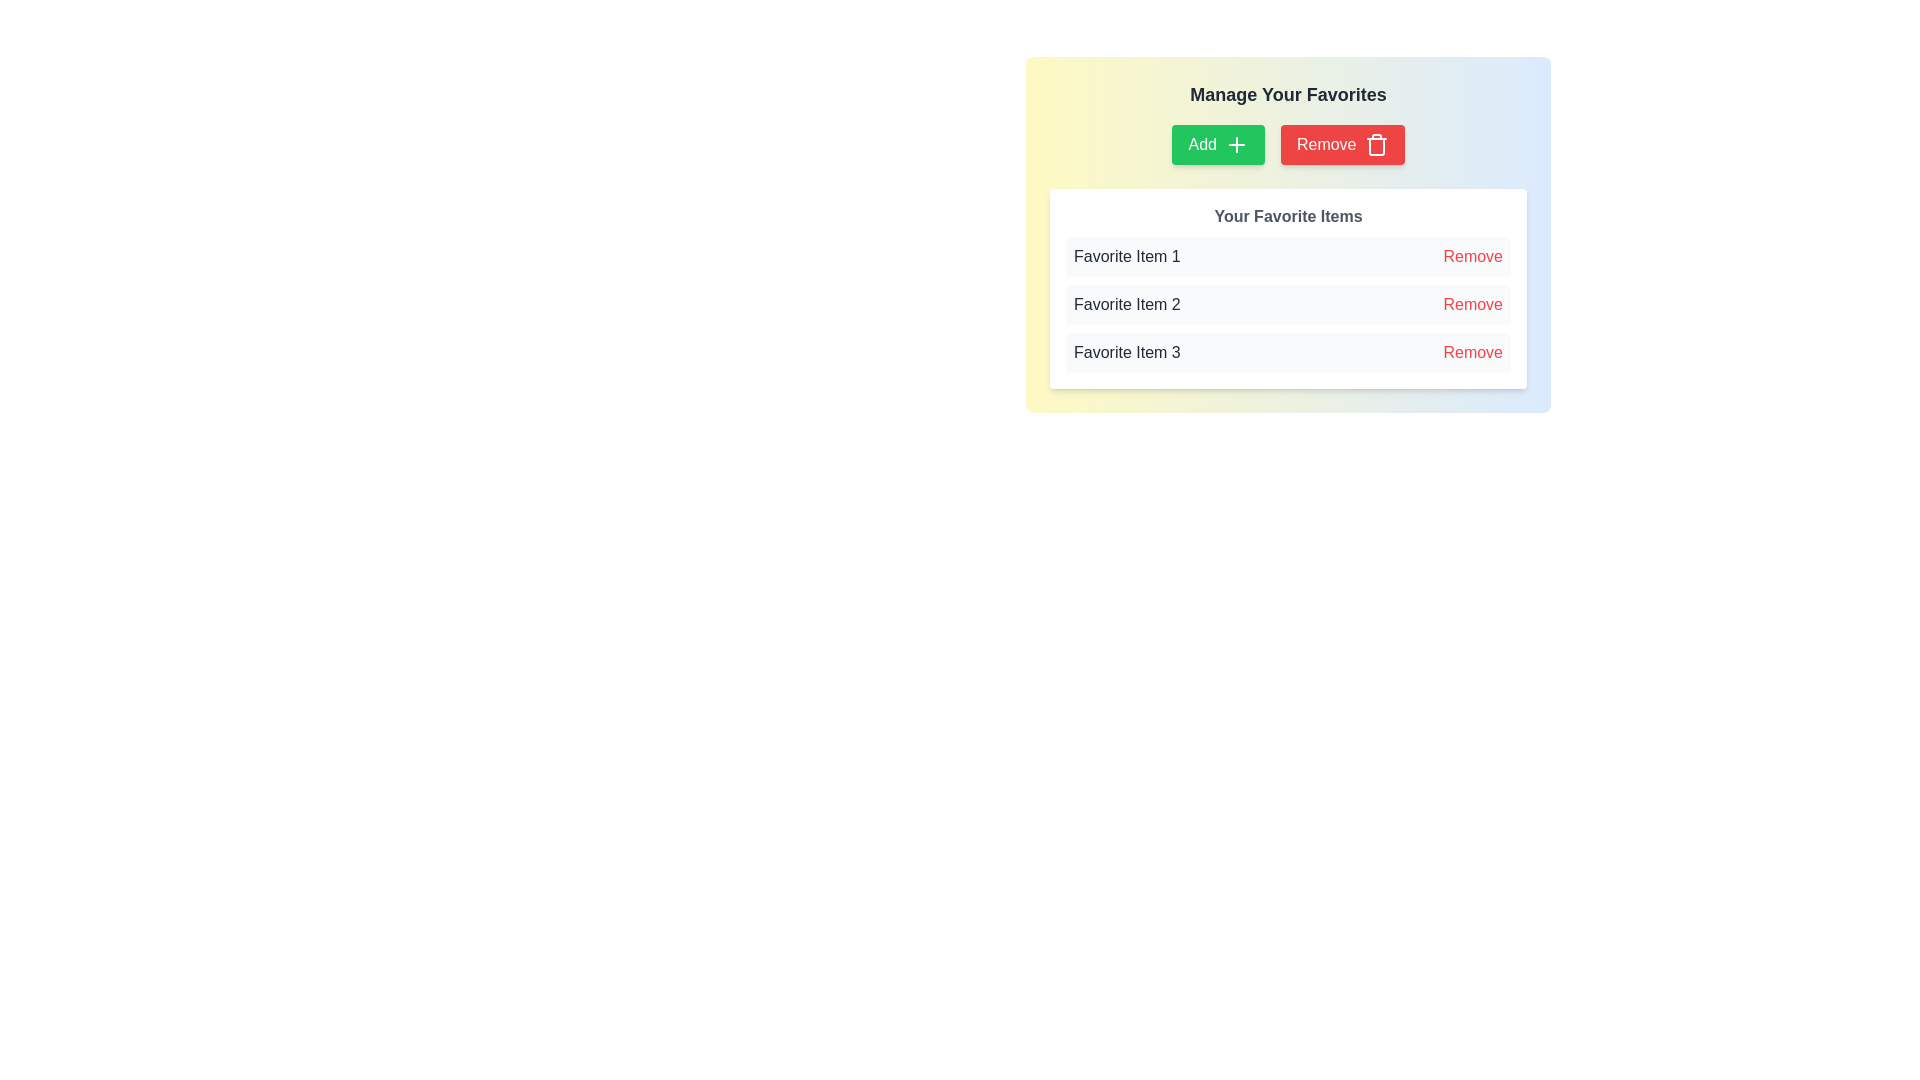 This screenshot has height=1080, width=1920. Describe the element at coordinates (1288, 144) in the screenshot. I see `the buttons in the control panel located below the 'Manage Your Favorites' header` at that location.